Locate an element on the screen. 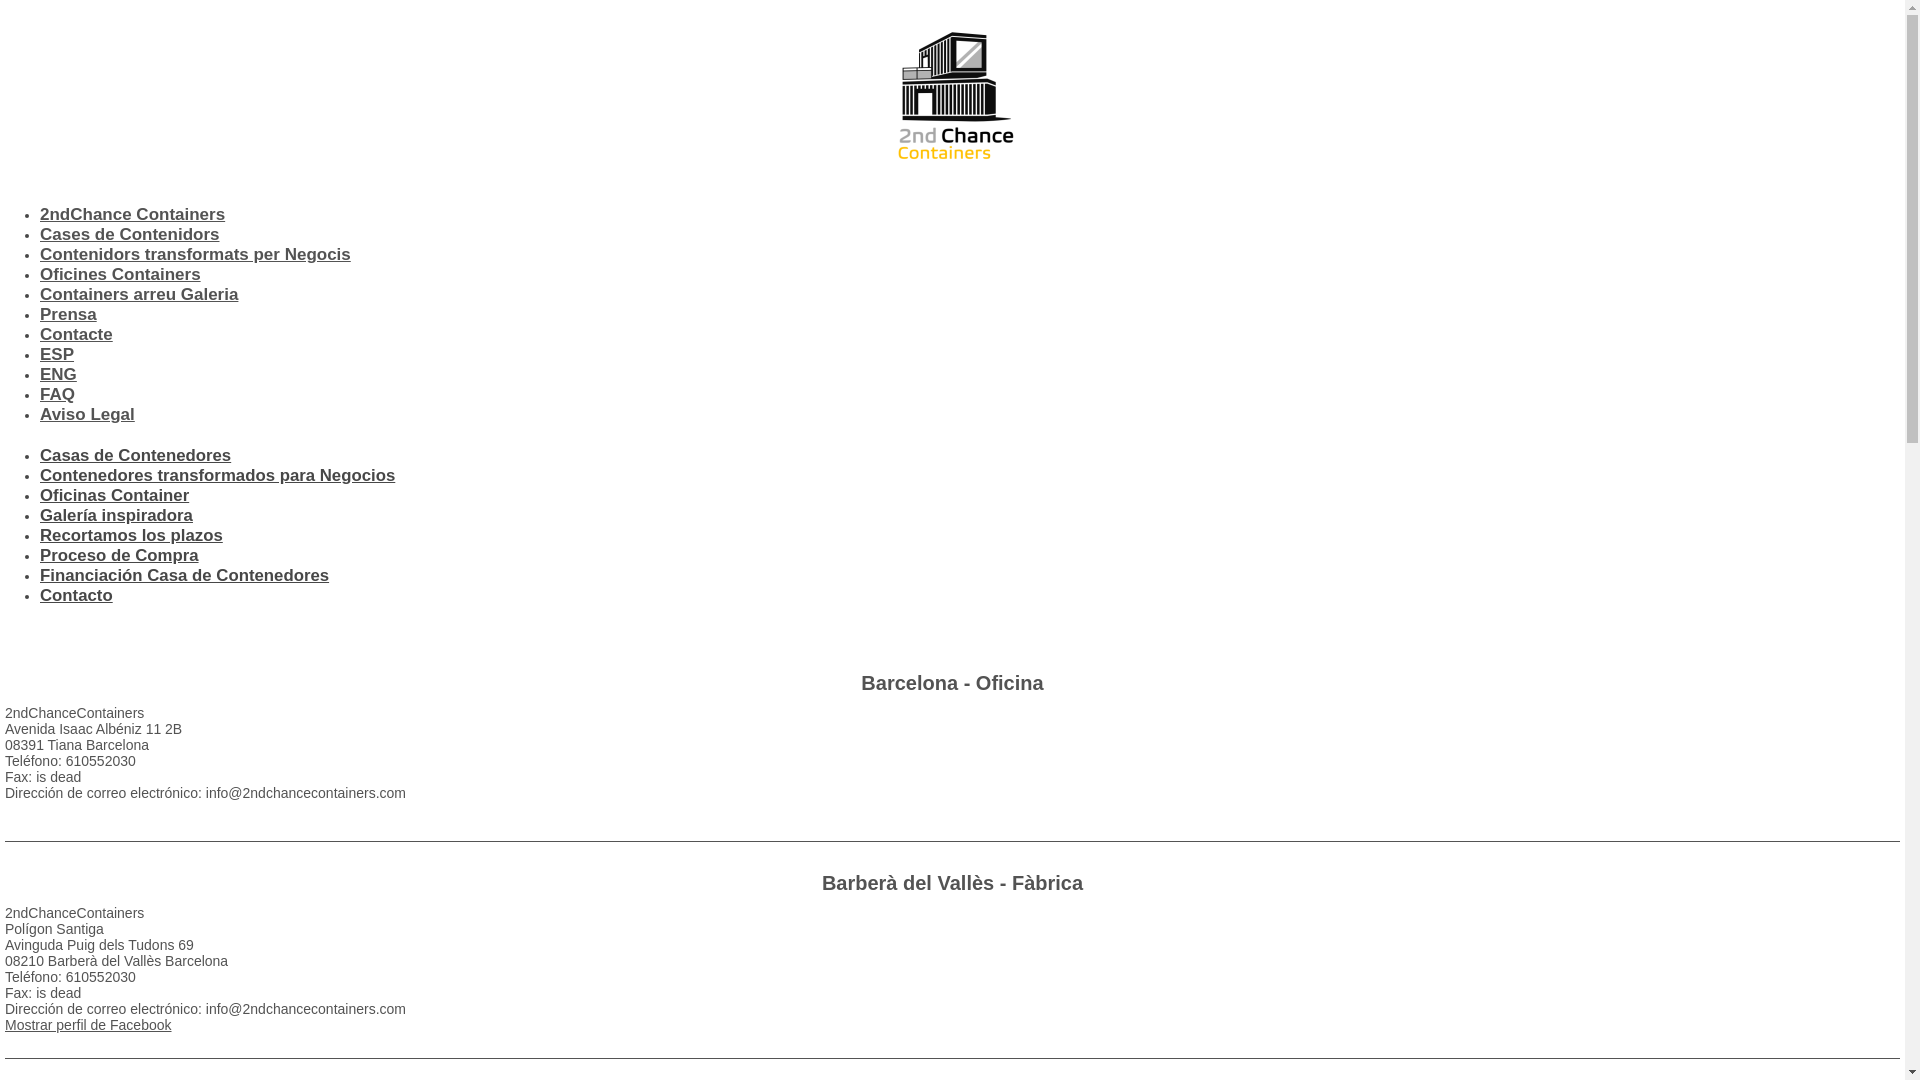  'Aviso Legal' is located at coordinates (39, 413).